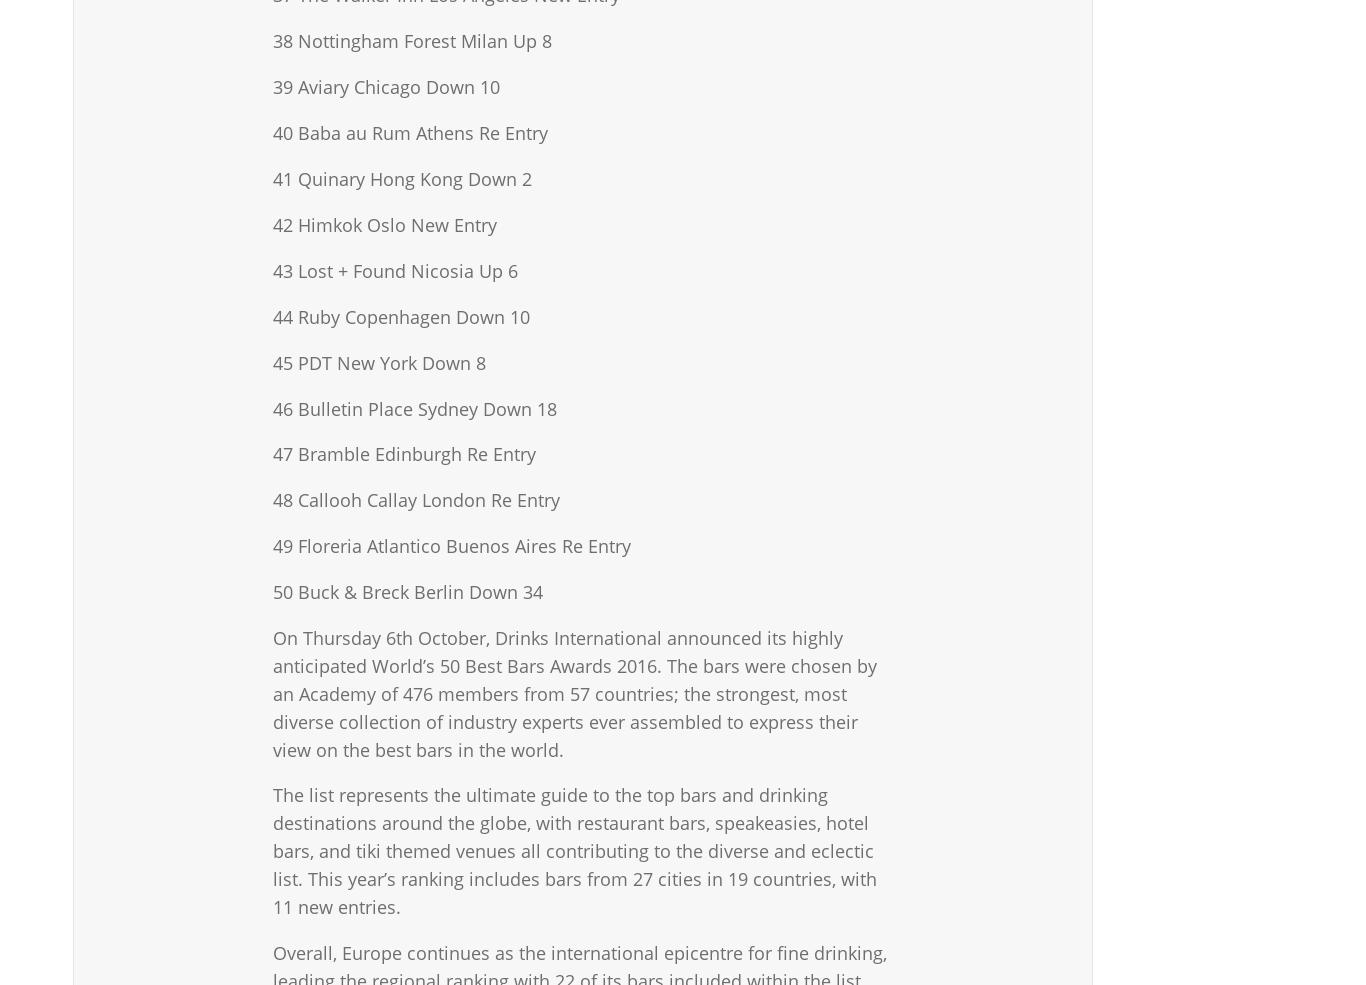 This screenshot has height=985, width=1366. Describe the element at coordinates (400, 315) in the screenshot. I see `'44	Ruby 	Copenhagen	Down 10'` at that location.